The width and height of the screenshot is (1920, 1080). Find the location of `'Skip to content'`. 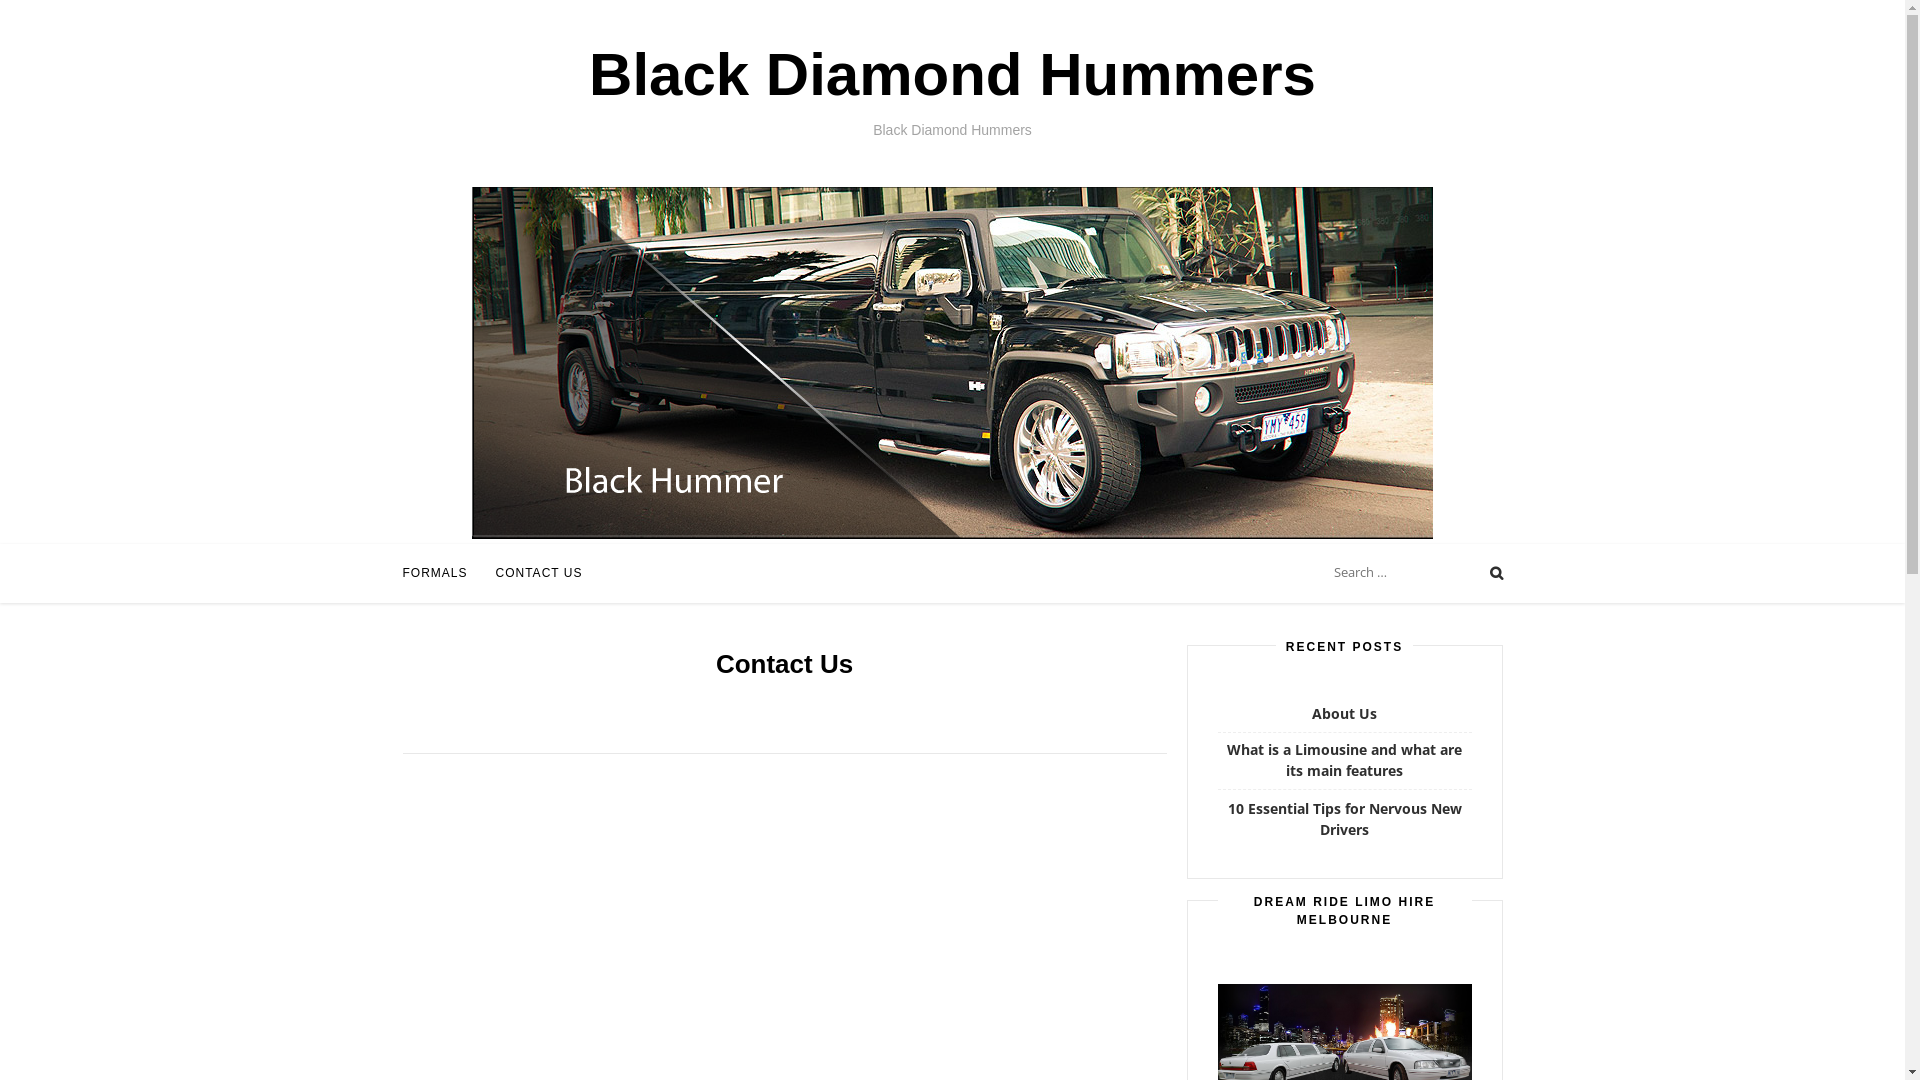

'Skip to content' is located at coordinates (0, 30).